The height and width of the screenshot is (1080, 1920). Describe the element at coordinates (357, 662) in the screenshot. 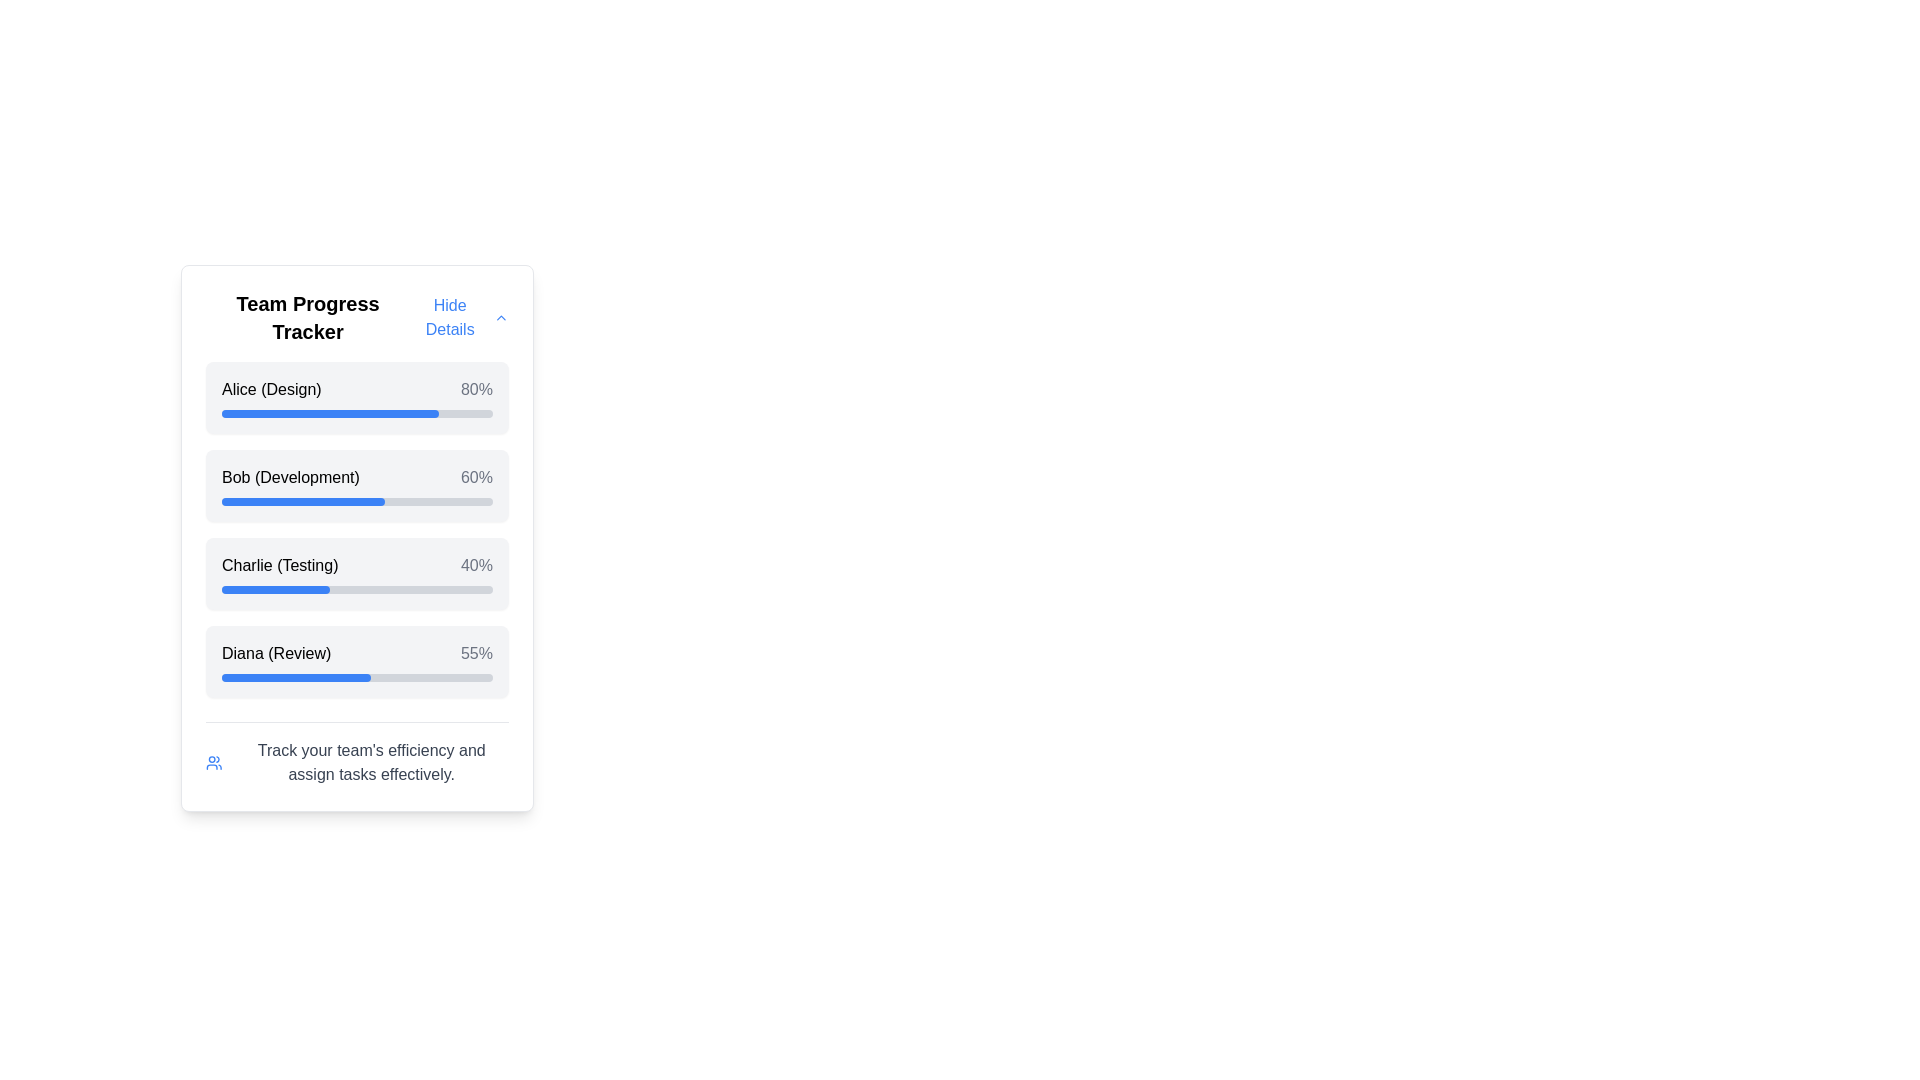

I see `the Progress card titled 'Diana (Review)' that displays a 55% progress bar, located at the bottom of the list of team progress cards` at that location.